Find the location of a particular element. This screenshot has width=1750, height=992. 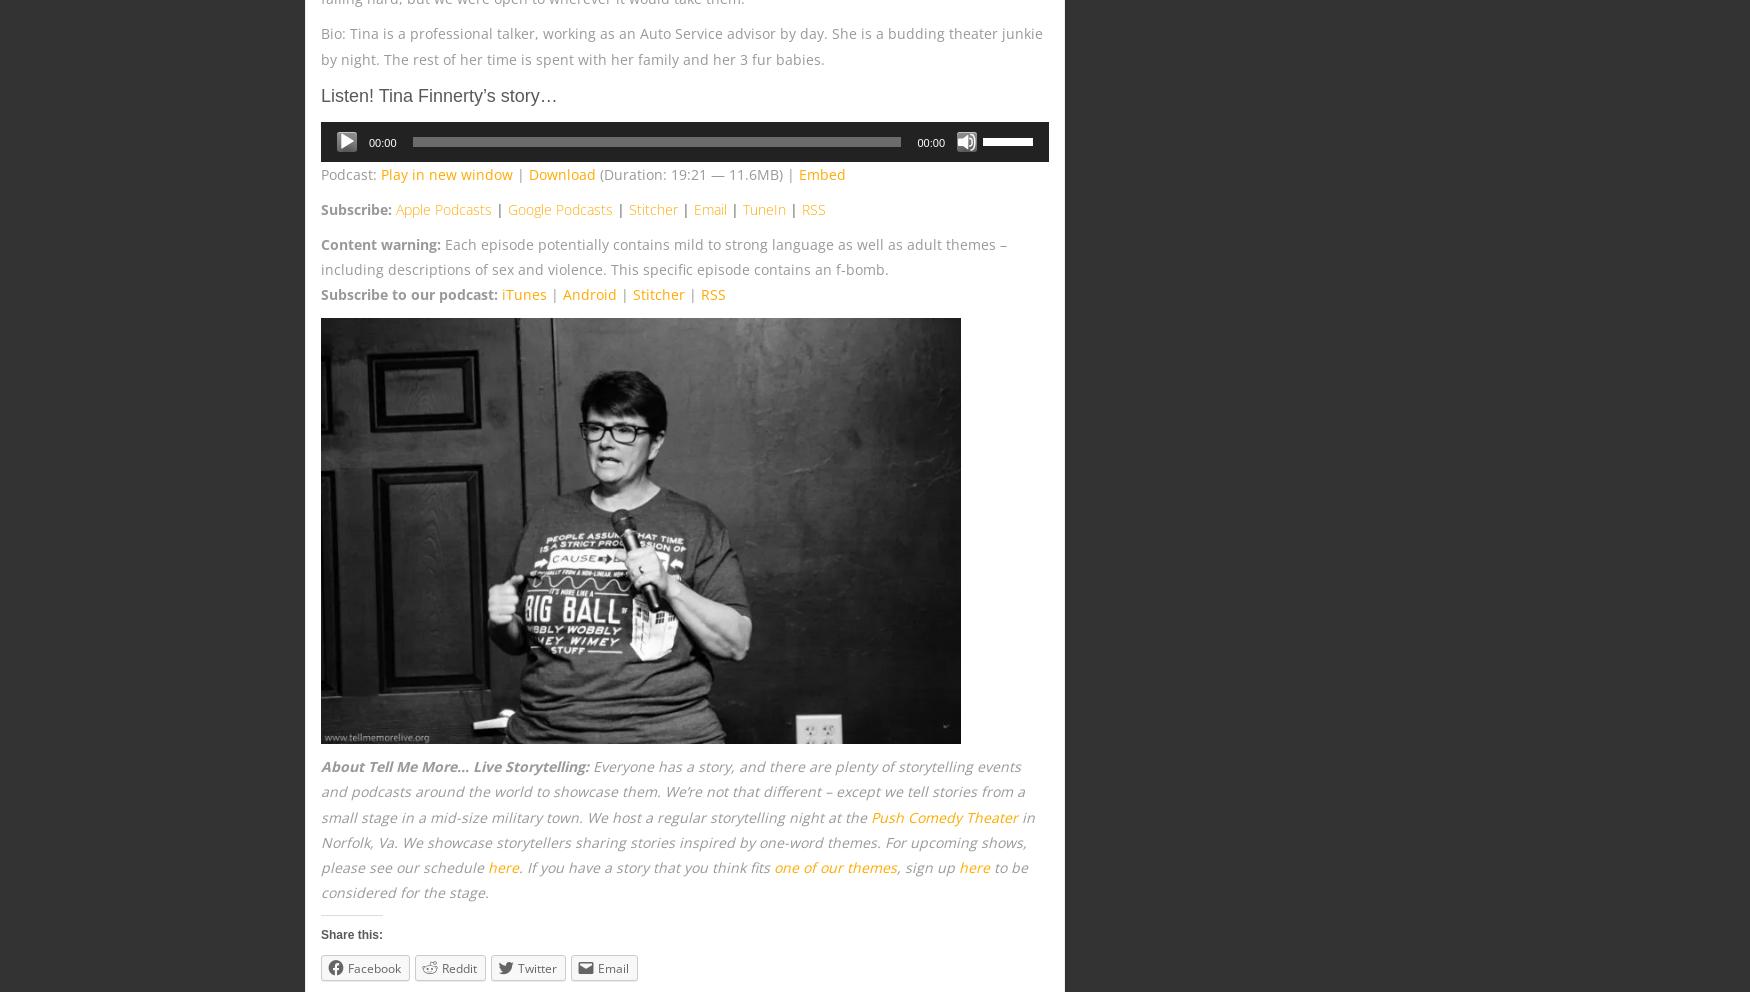

'Play in new window' is located at coordinates (446, 172).